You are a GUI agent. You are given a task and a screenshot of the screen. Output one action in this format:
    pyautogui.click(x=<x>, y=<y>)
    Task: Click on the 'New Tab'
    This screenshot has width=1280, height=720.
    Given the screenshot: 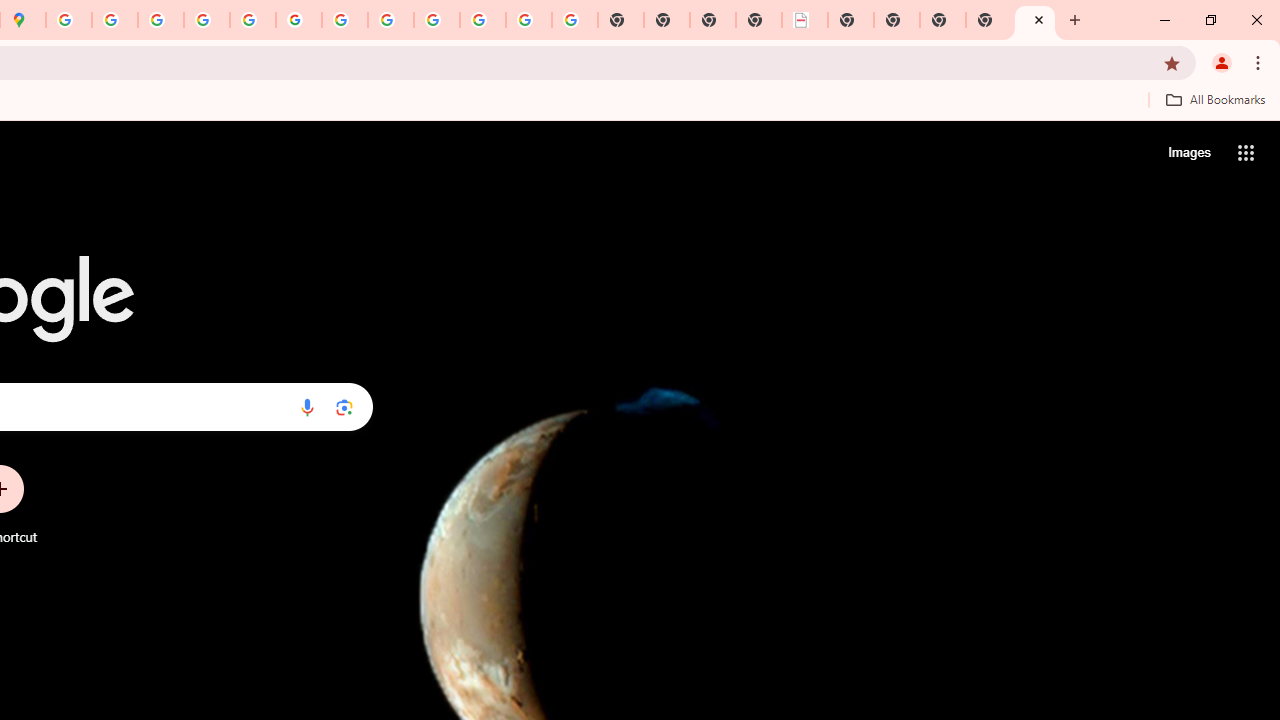 What is the action you would take?
    pyautogui.click(x=989, y=20)
    